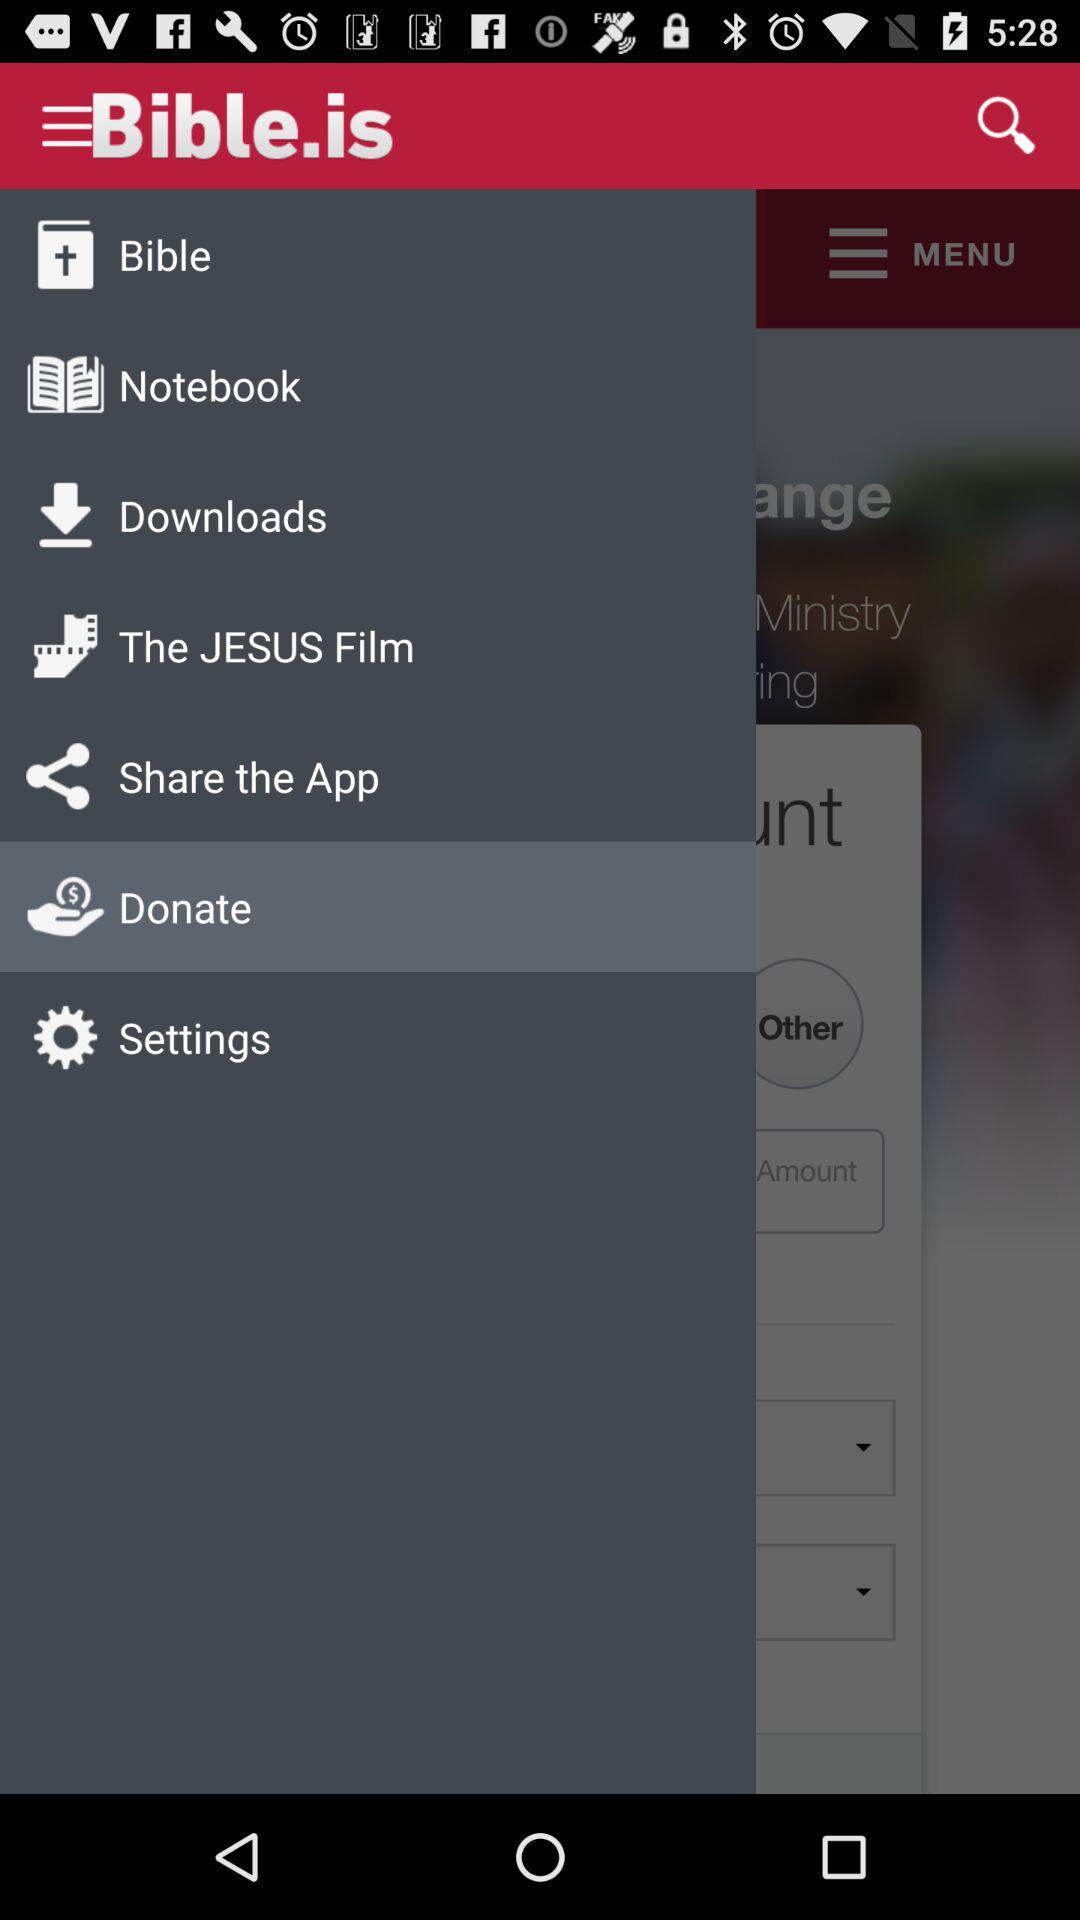  Describe the element at coordinates (209, 384) in the screenshot. I see `app above downloads item` at that location.